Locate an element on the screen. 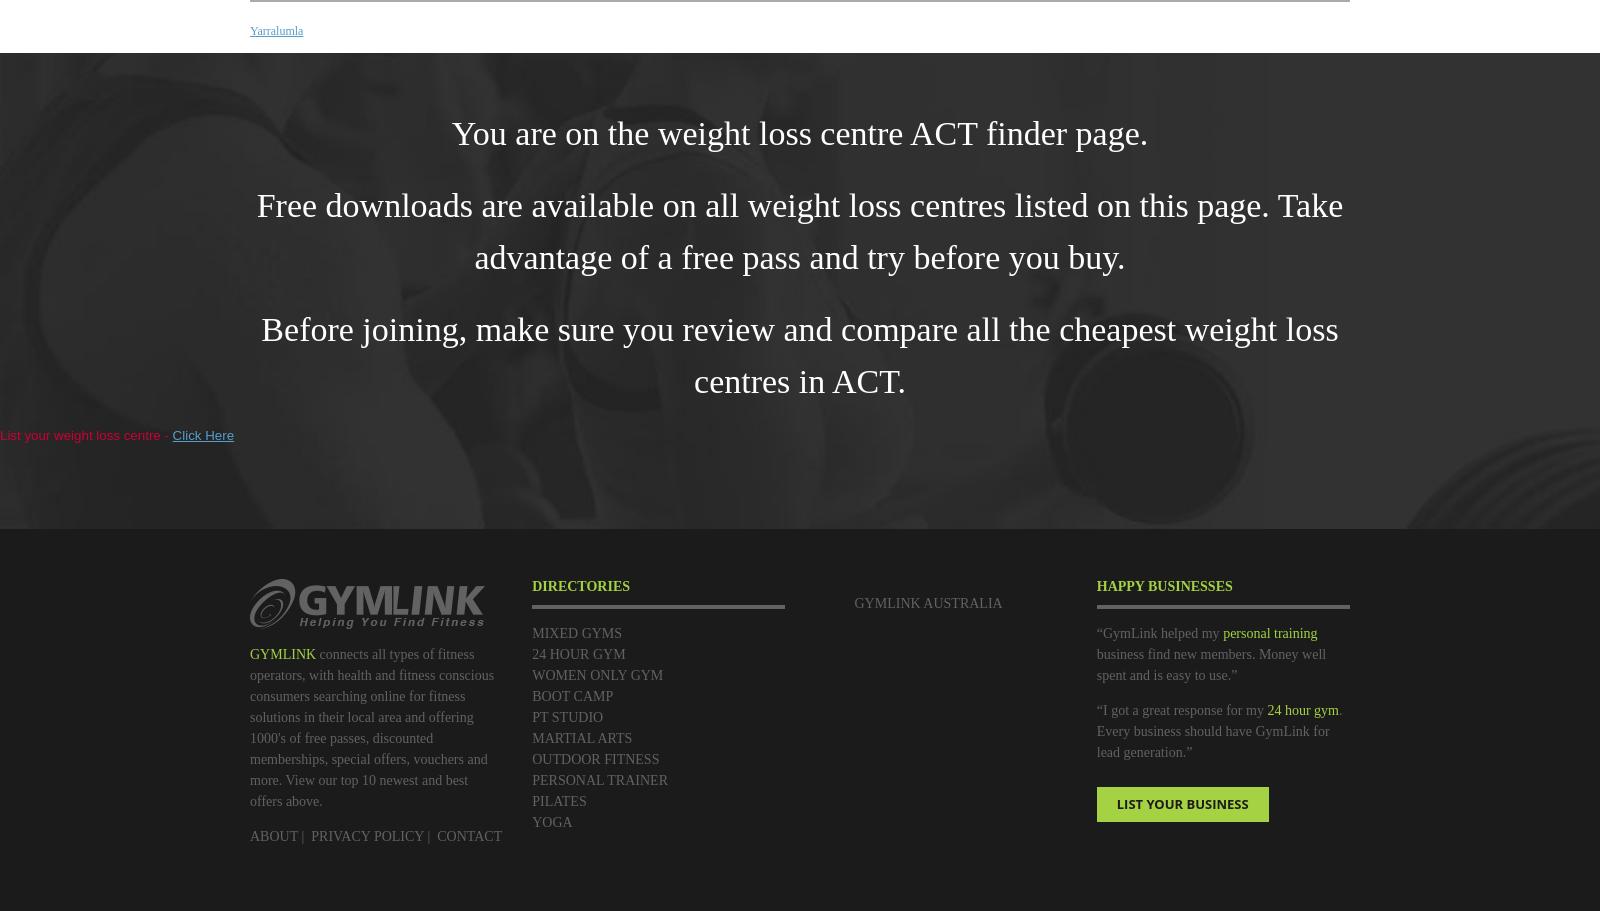 This screenshot has width=1600, height=911. 'Personal Trainer' is located at coordinates (598, 780).